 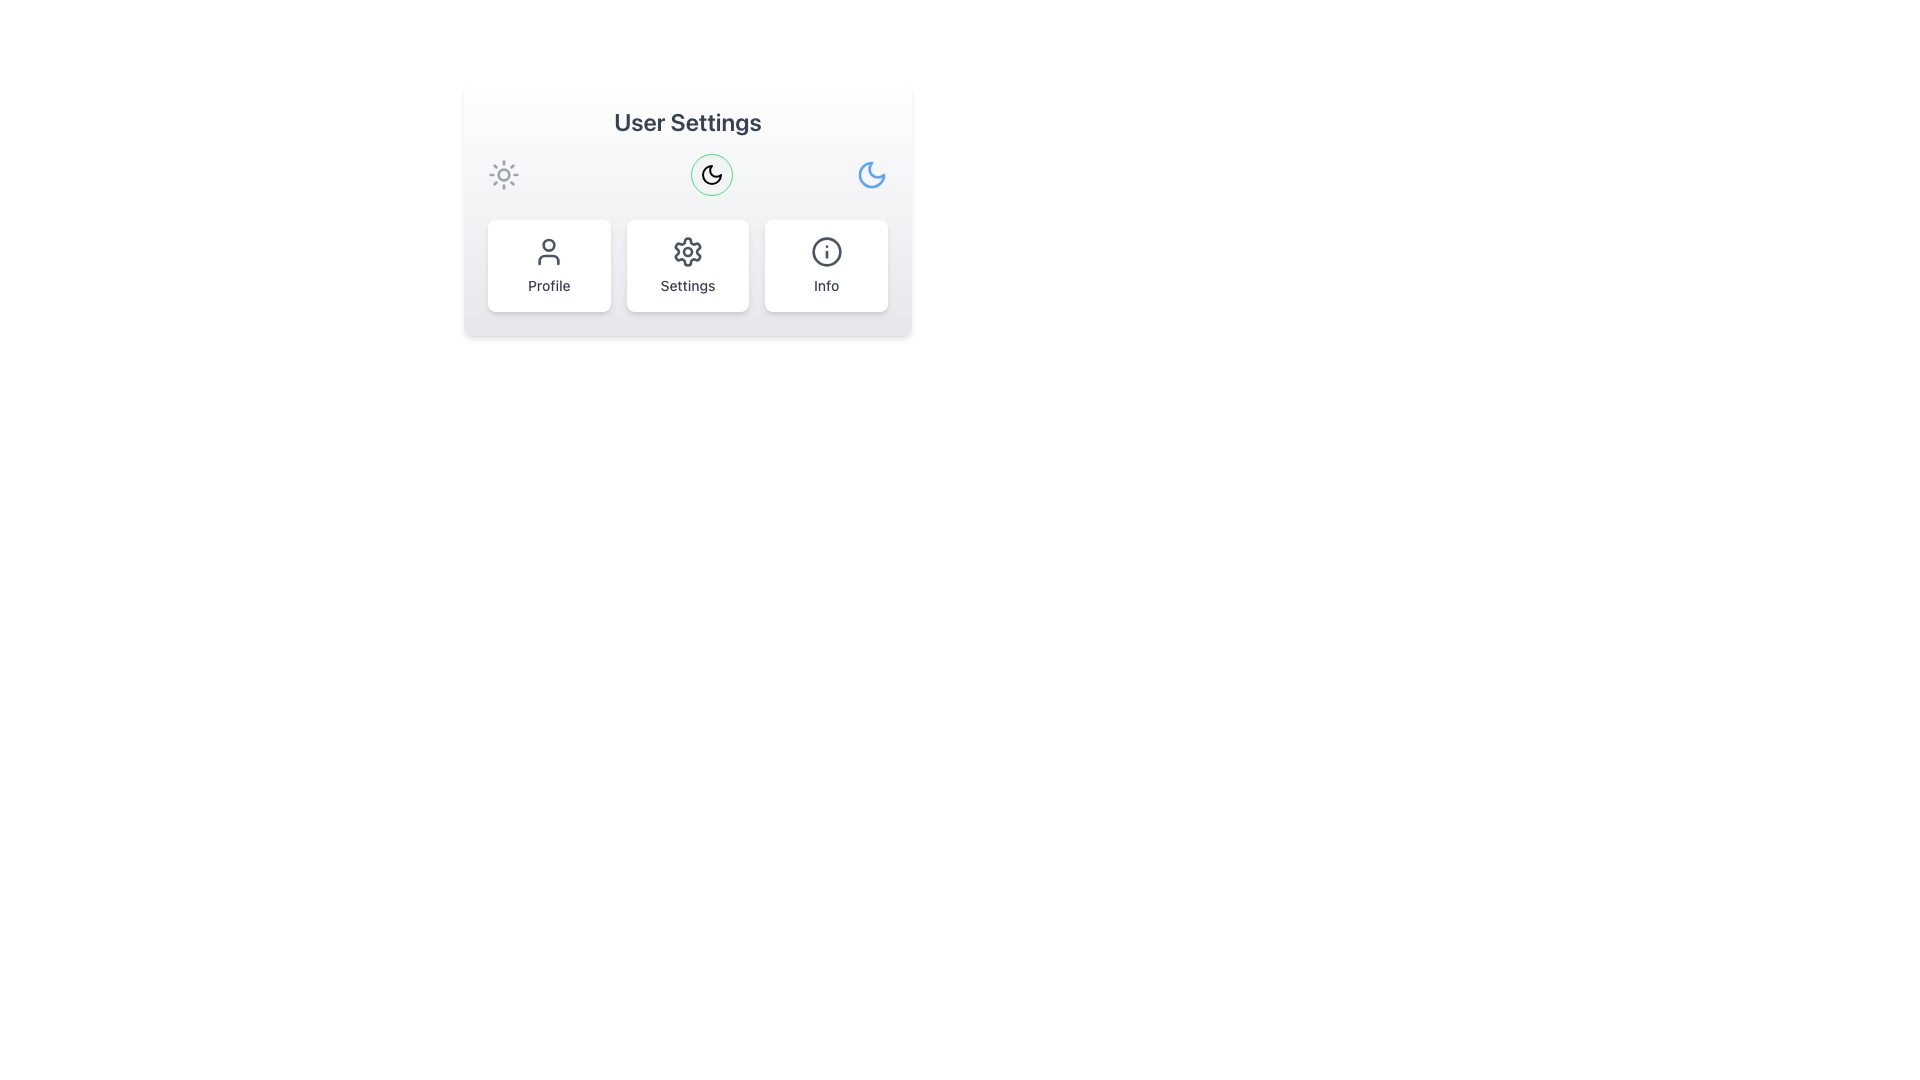 I want to click on the 'Profile' icon located in the top left corner of the segmented layout beneath 'User Settings', so click(x=549, y=250).